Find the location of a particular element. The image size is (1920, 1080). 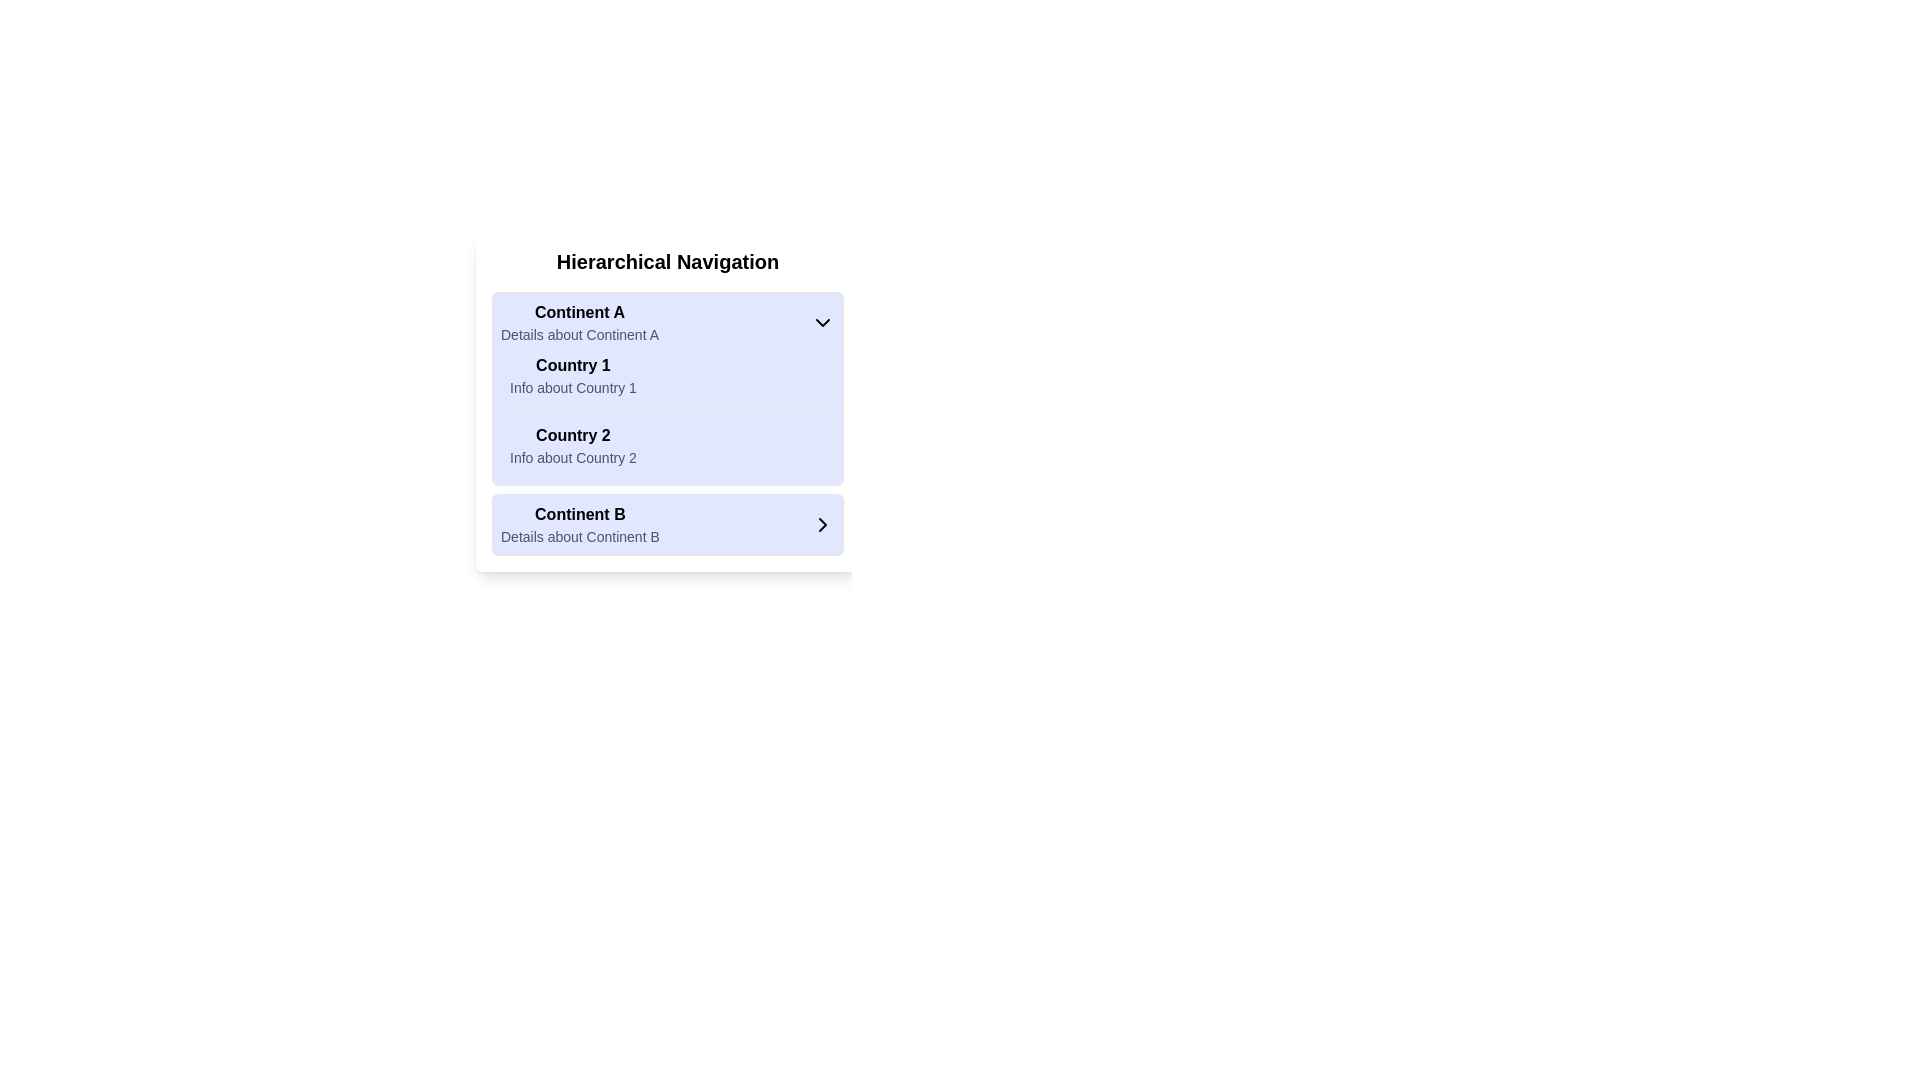

the text label reading 'Details about Continent A', which is styled with a smaller font size and grayish color, positioned below the title 'Continent A' in the hierarchical navigation menu is located at coordinates (579, 334).